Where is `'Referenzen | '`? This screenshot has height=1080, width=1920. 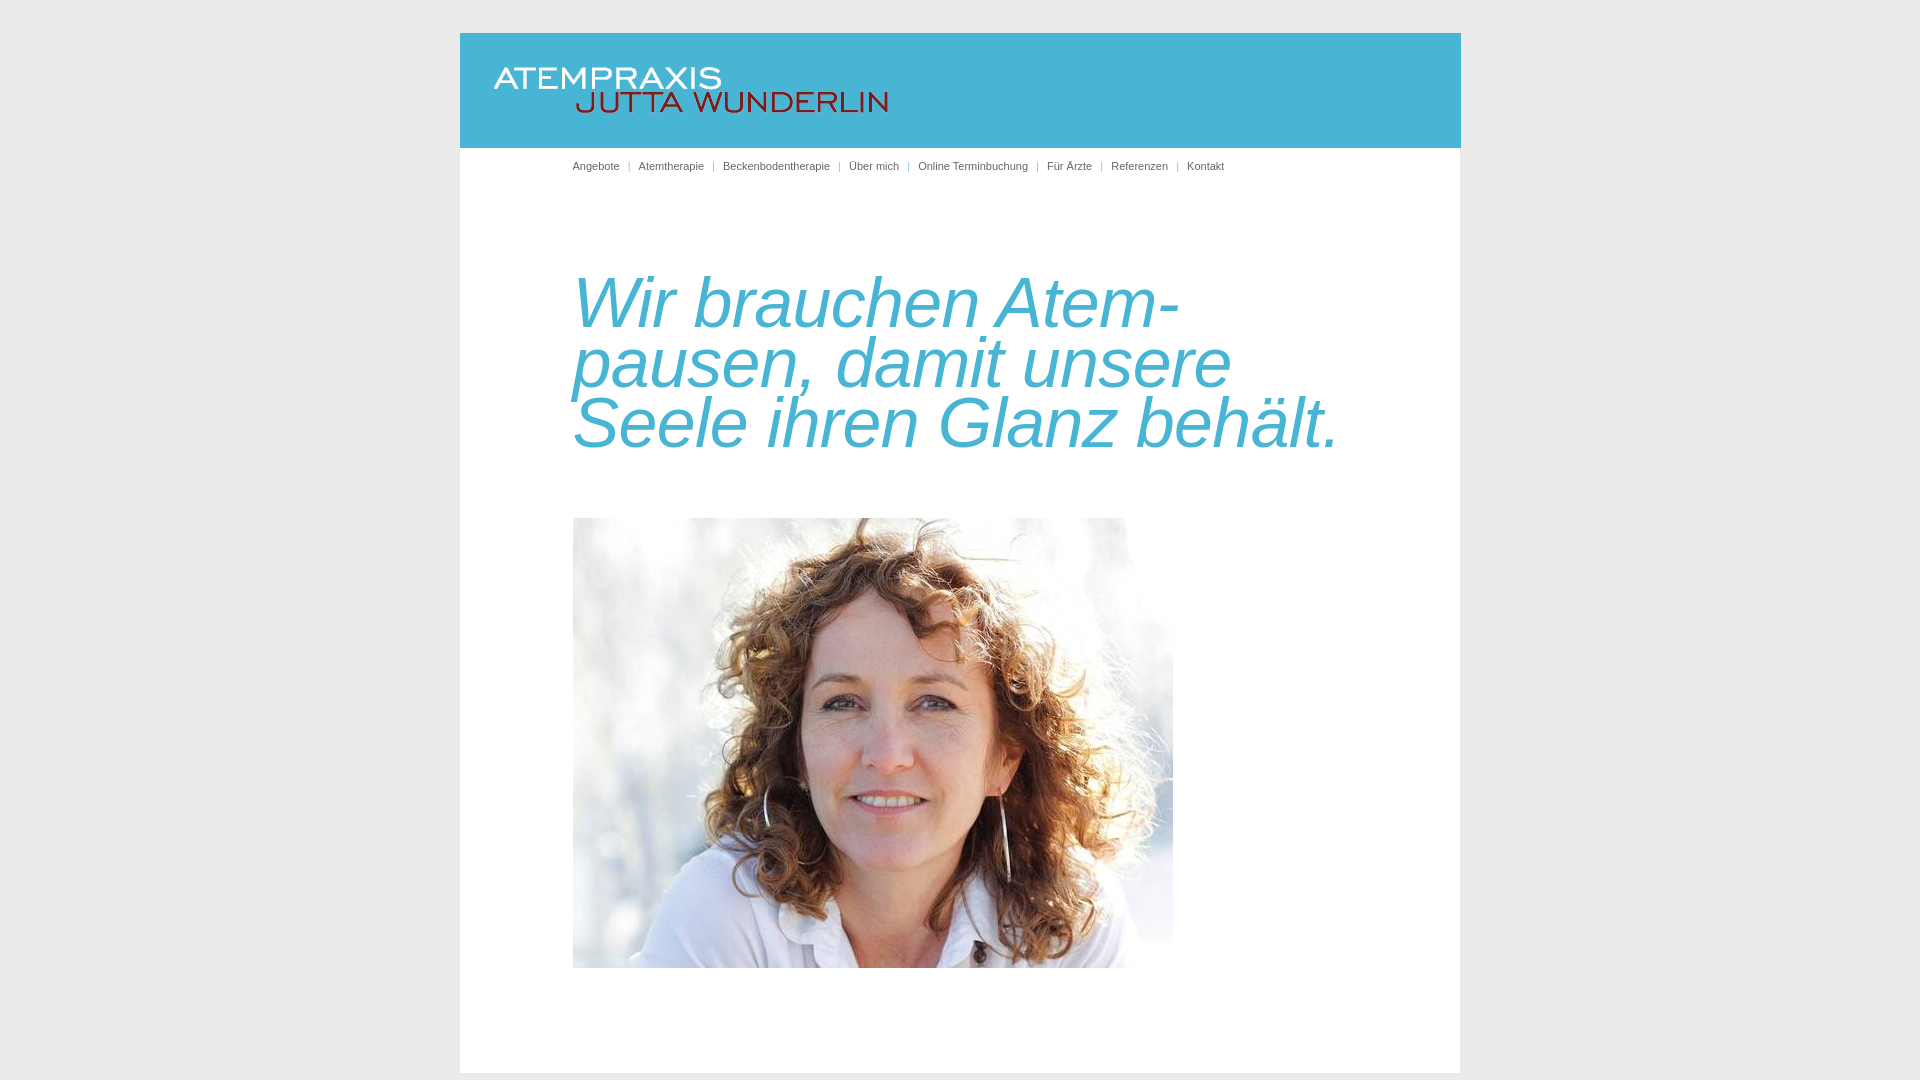
'Referenzen | ' is located at coordinates (1148, 164).